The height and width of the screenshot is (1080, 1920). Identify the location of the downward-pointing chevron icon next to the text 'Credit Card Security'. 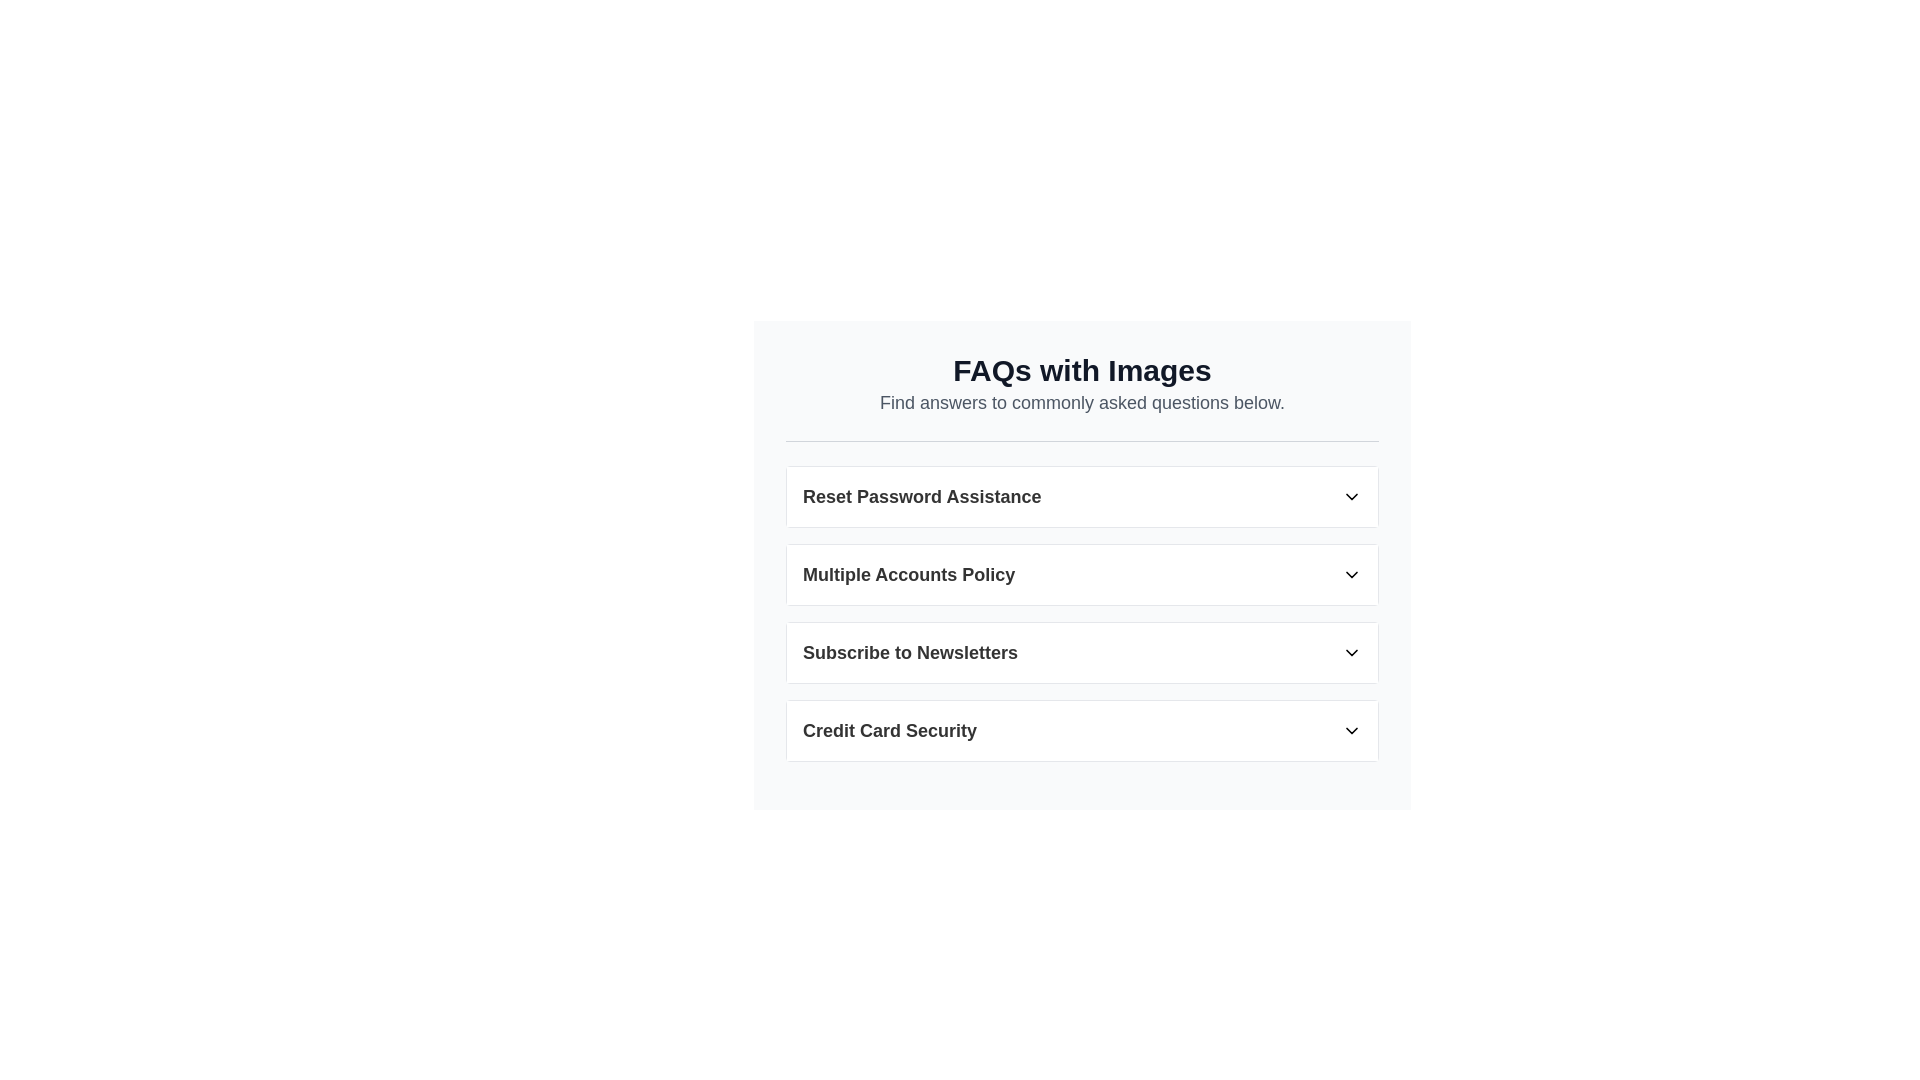
(1352, 731).